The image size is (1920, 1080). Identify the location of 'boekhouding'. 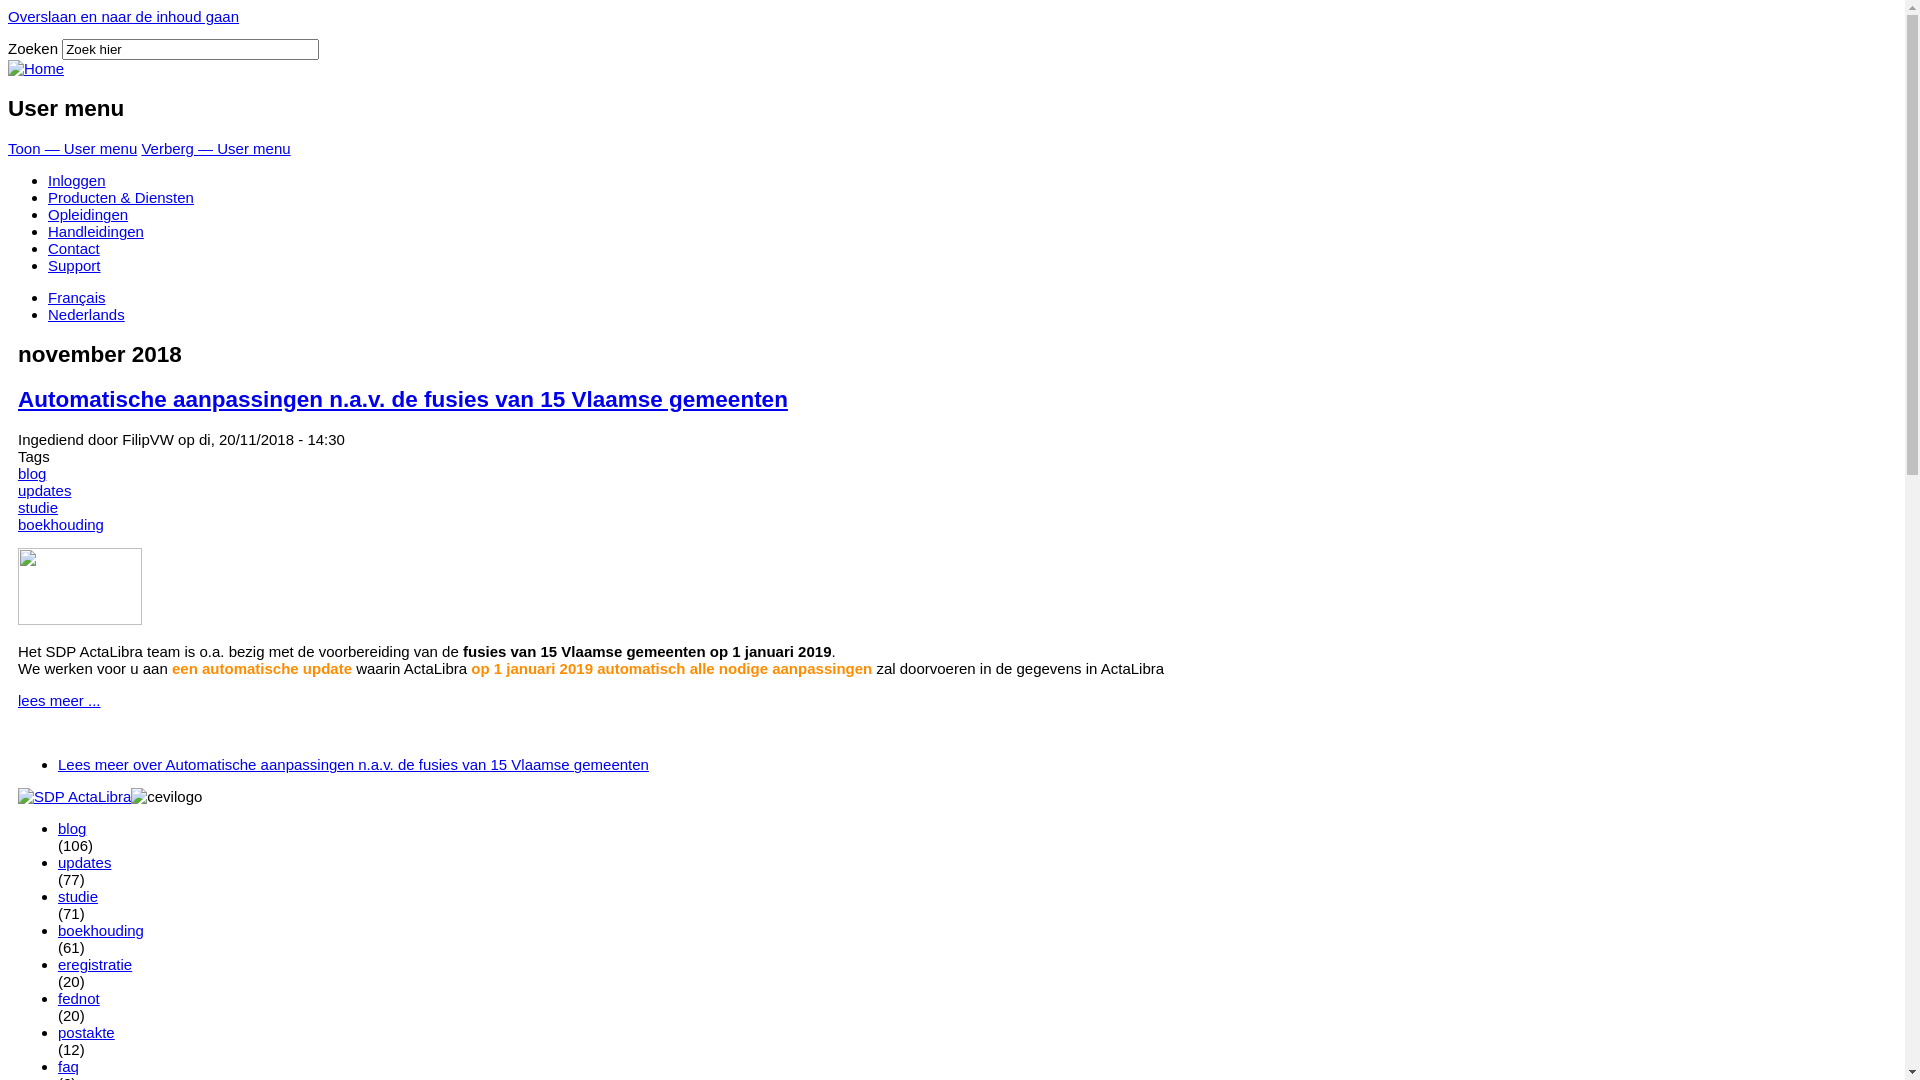
(57, 930).